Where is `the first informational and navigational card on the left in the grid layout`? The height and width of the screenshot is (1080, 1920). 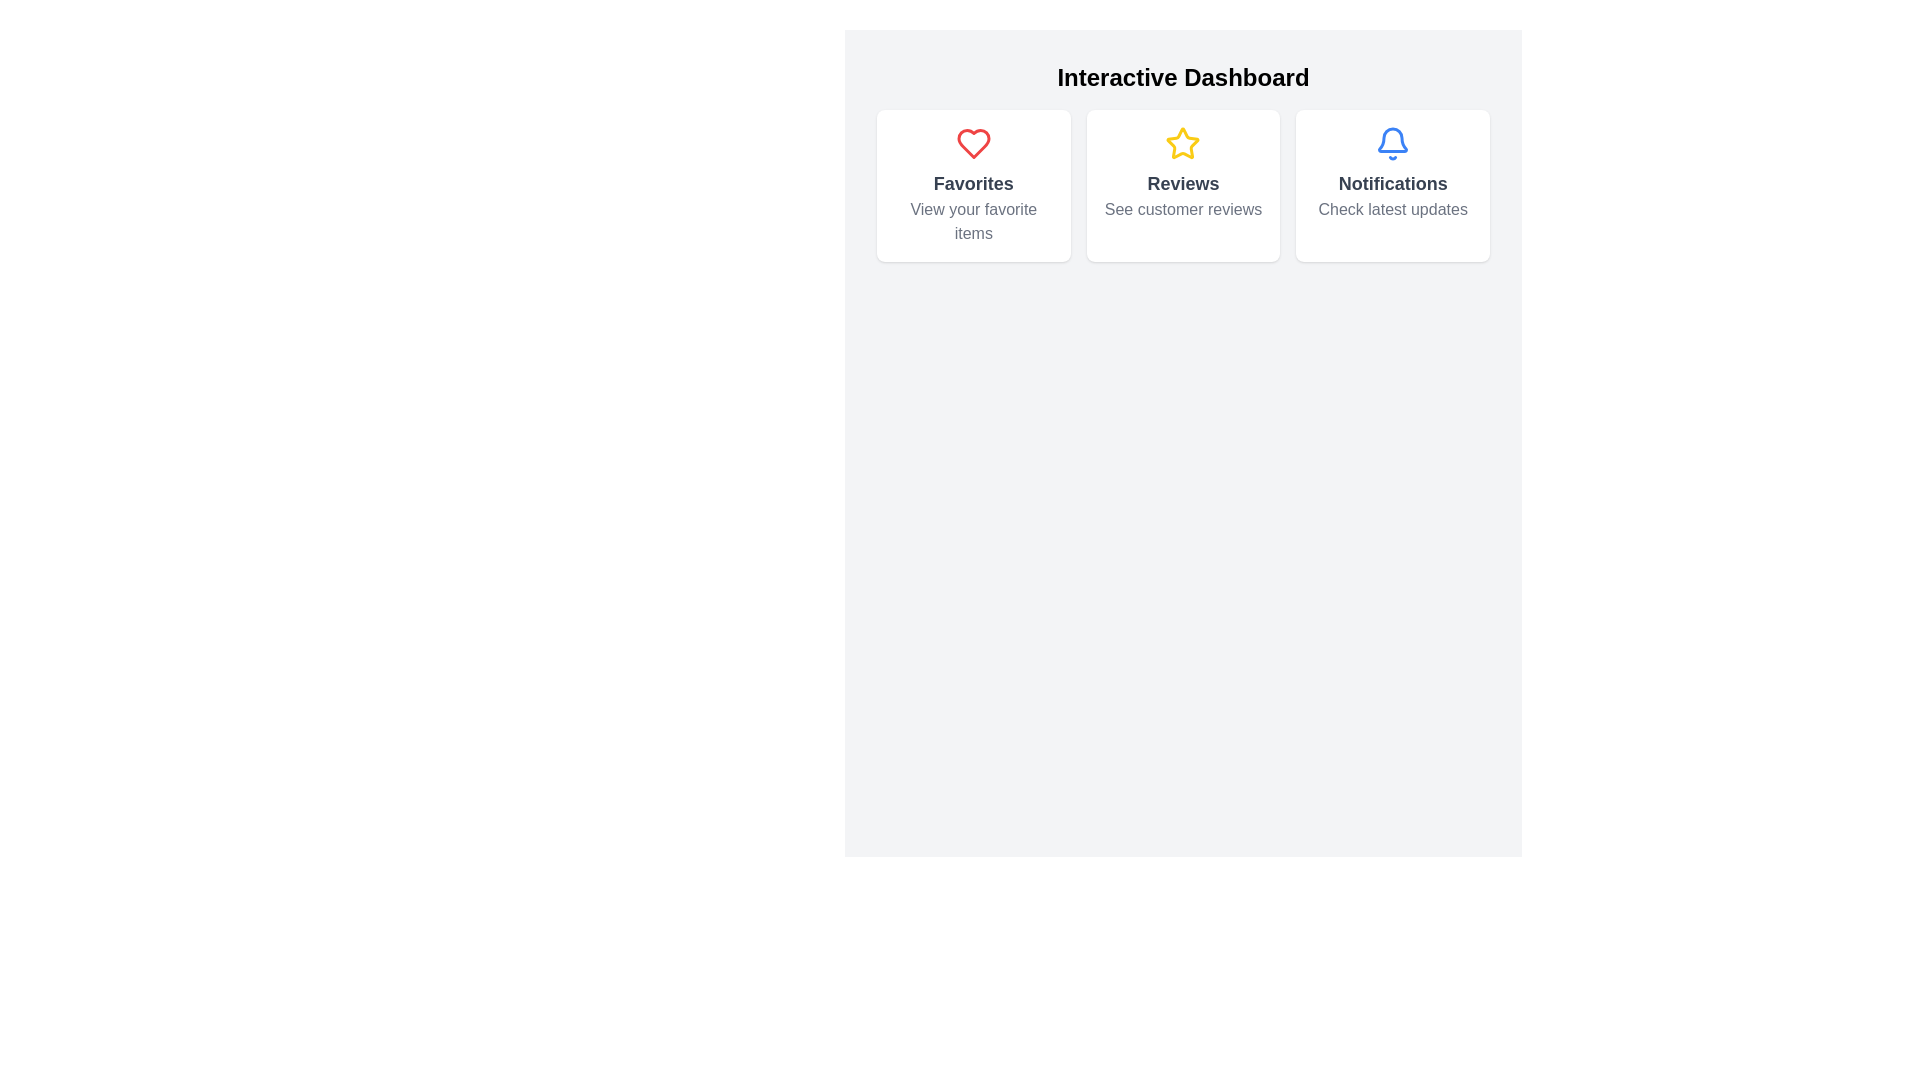 the first informational and navigational card on the left in the grid layout is located at coordinates (973, 185).